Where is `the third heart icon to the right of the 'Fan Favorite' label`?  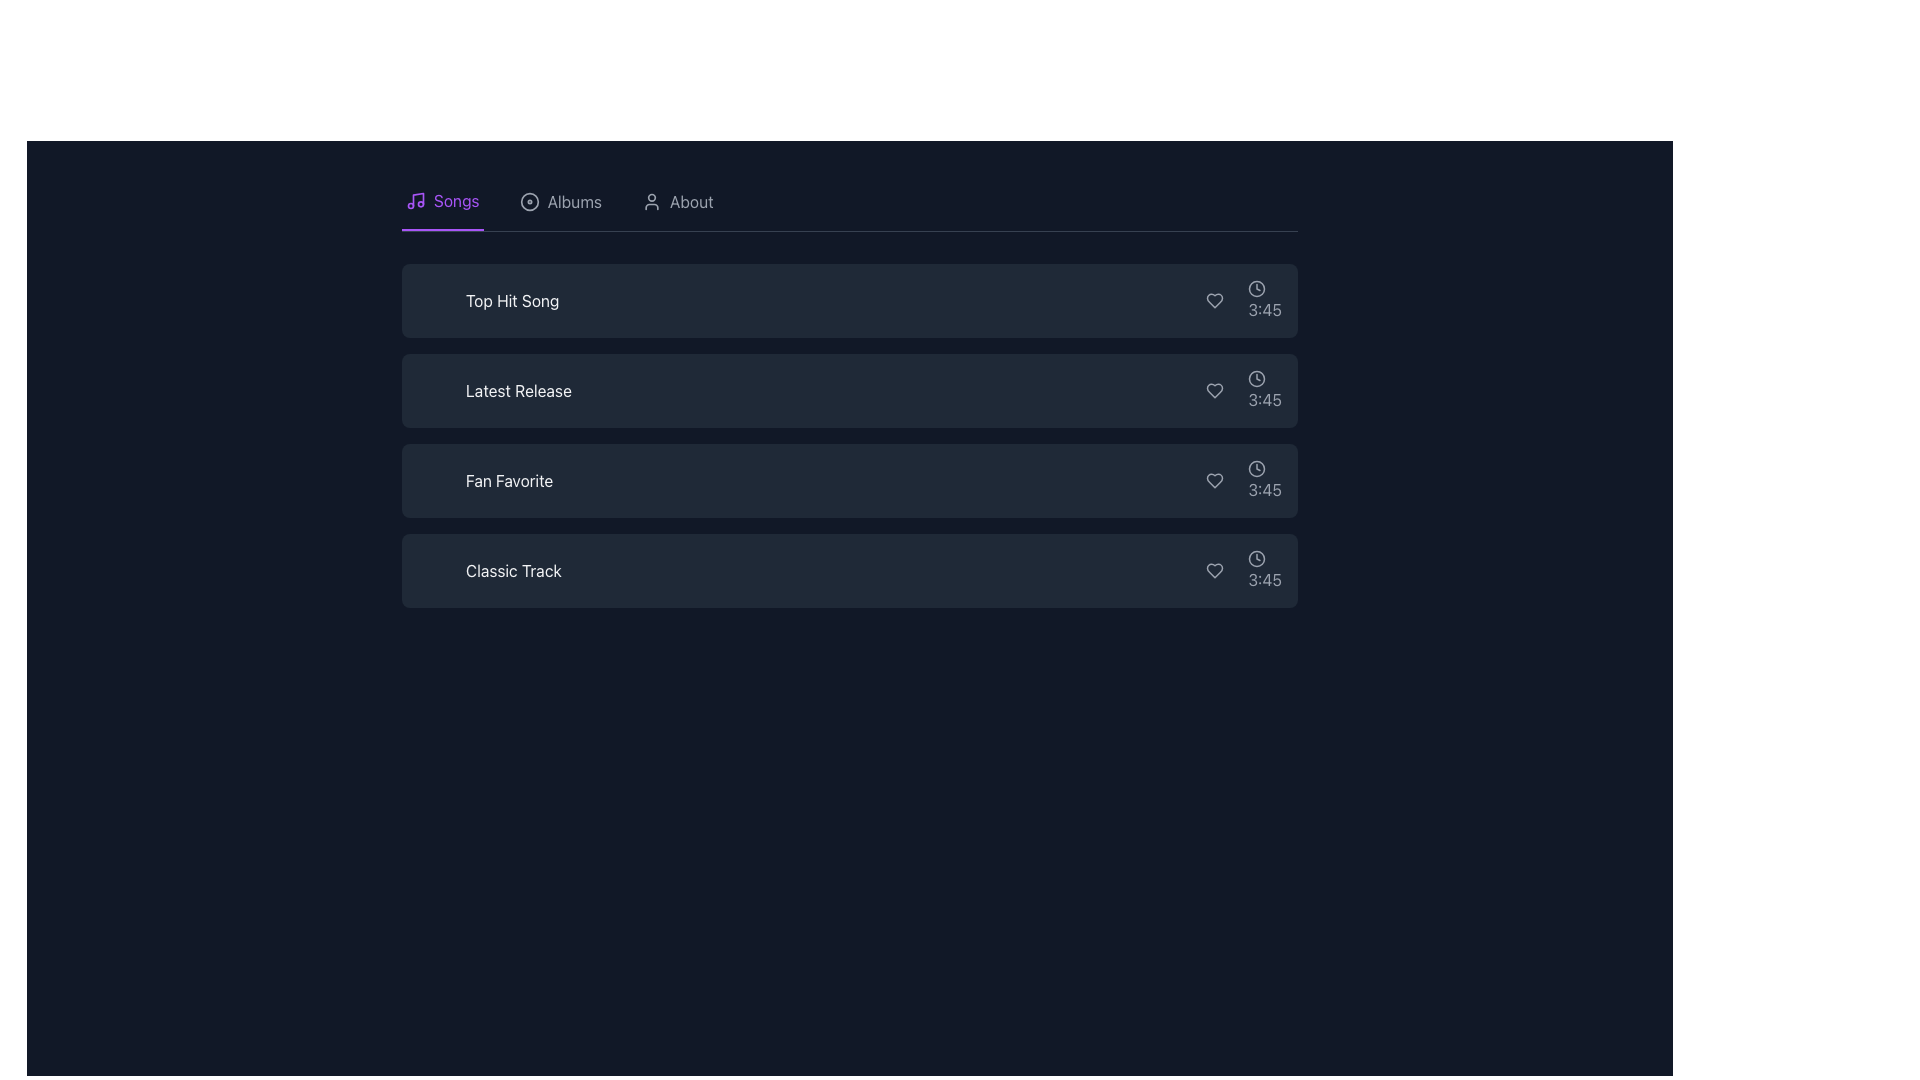
the third heart icon to the right of the 'Fan Favorite' label is located at coordinates (1214, 481).